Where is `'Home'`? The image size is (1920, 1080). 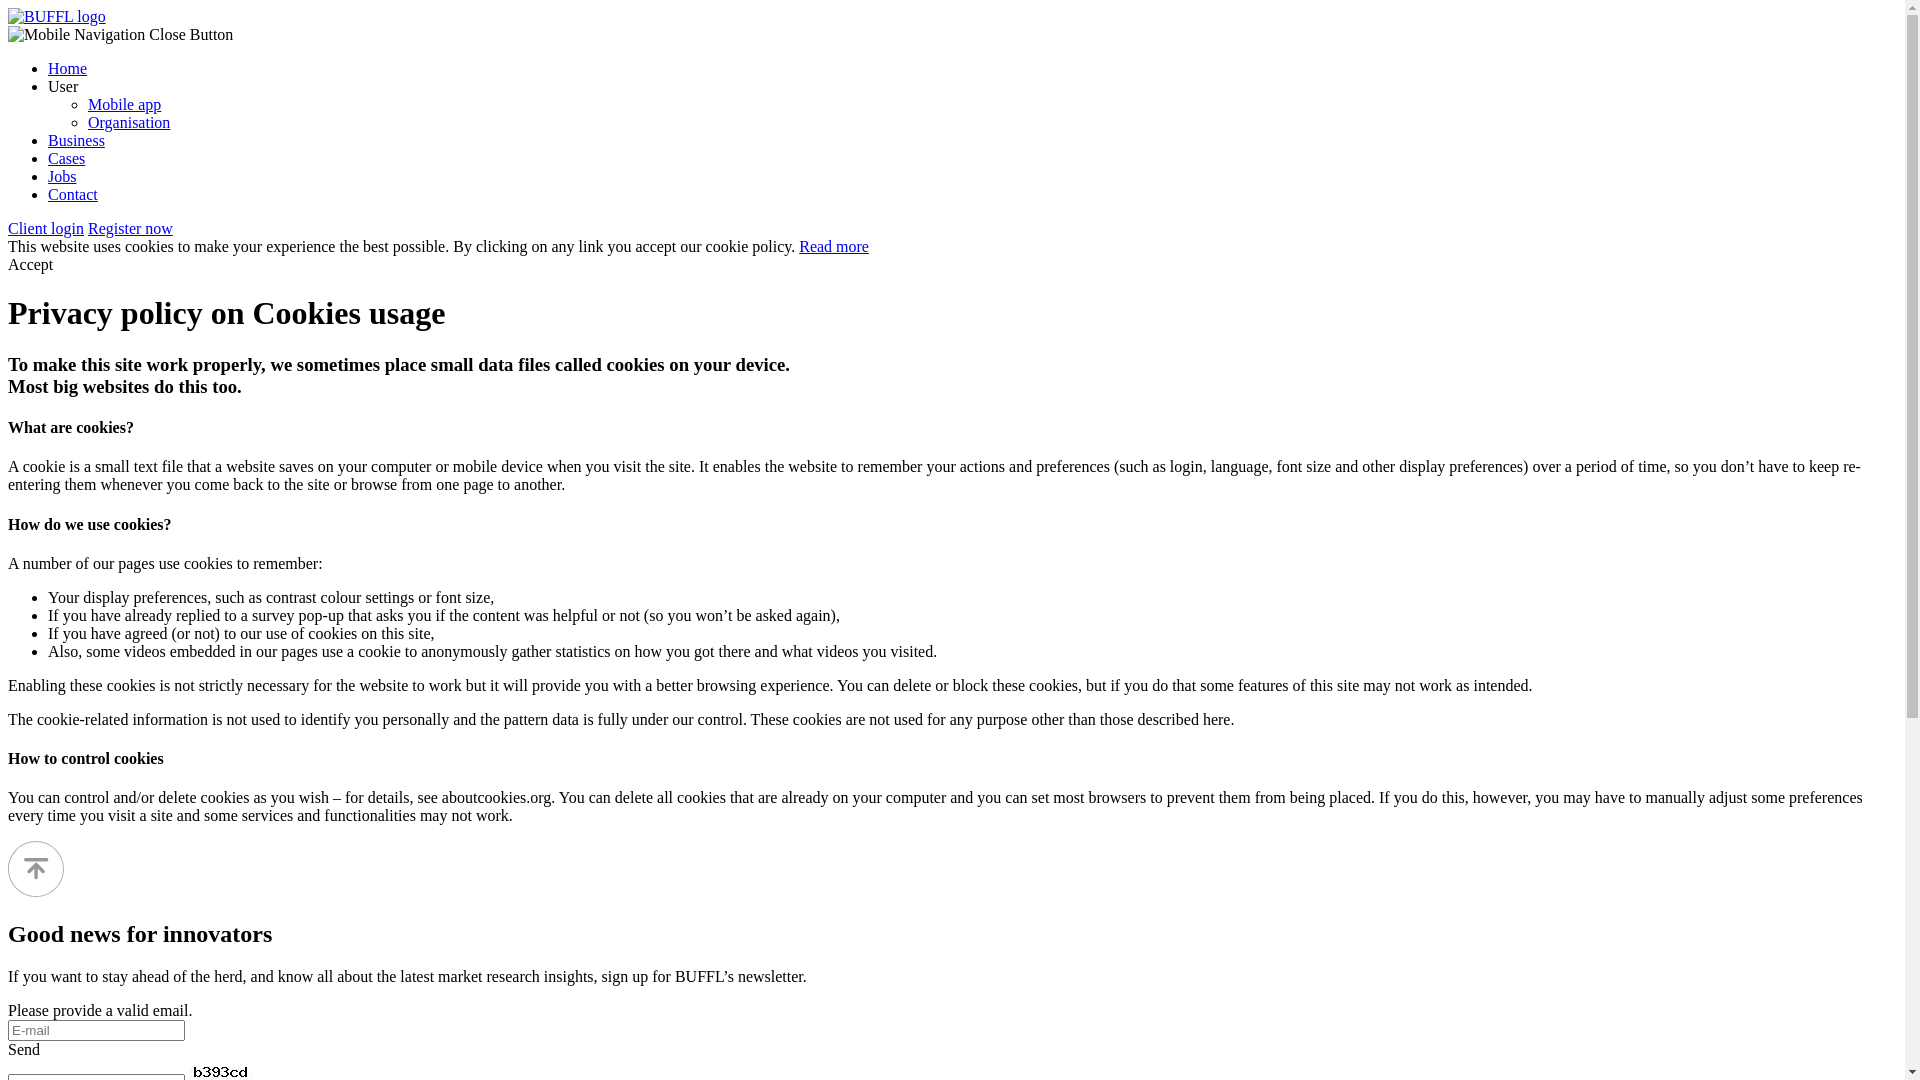 'Home' is located at coordinates (67, 67).